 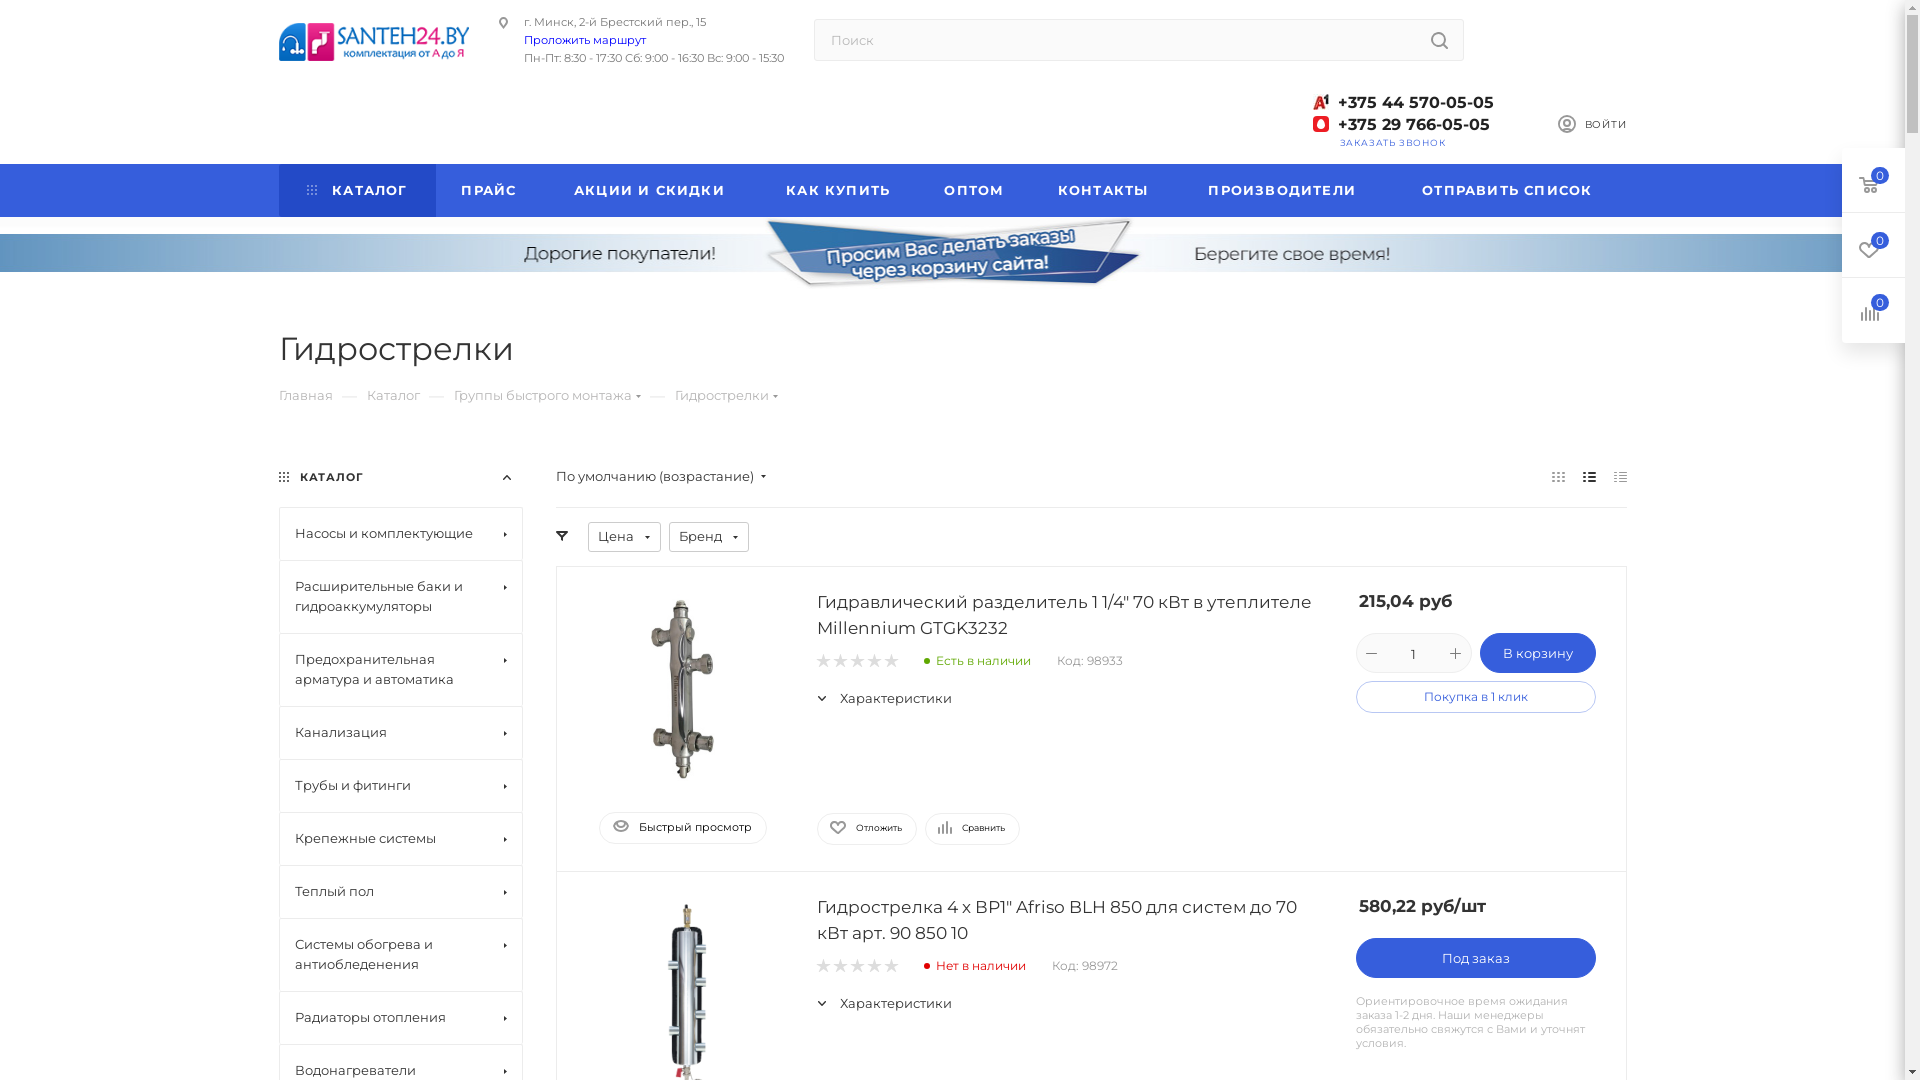 I want to click on '+375 29 766-05-05', so click(x=1402, y=124).